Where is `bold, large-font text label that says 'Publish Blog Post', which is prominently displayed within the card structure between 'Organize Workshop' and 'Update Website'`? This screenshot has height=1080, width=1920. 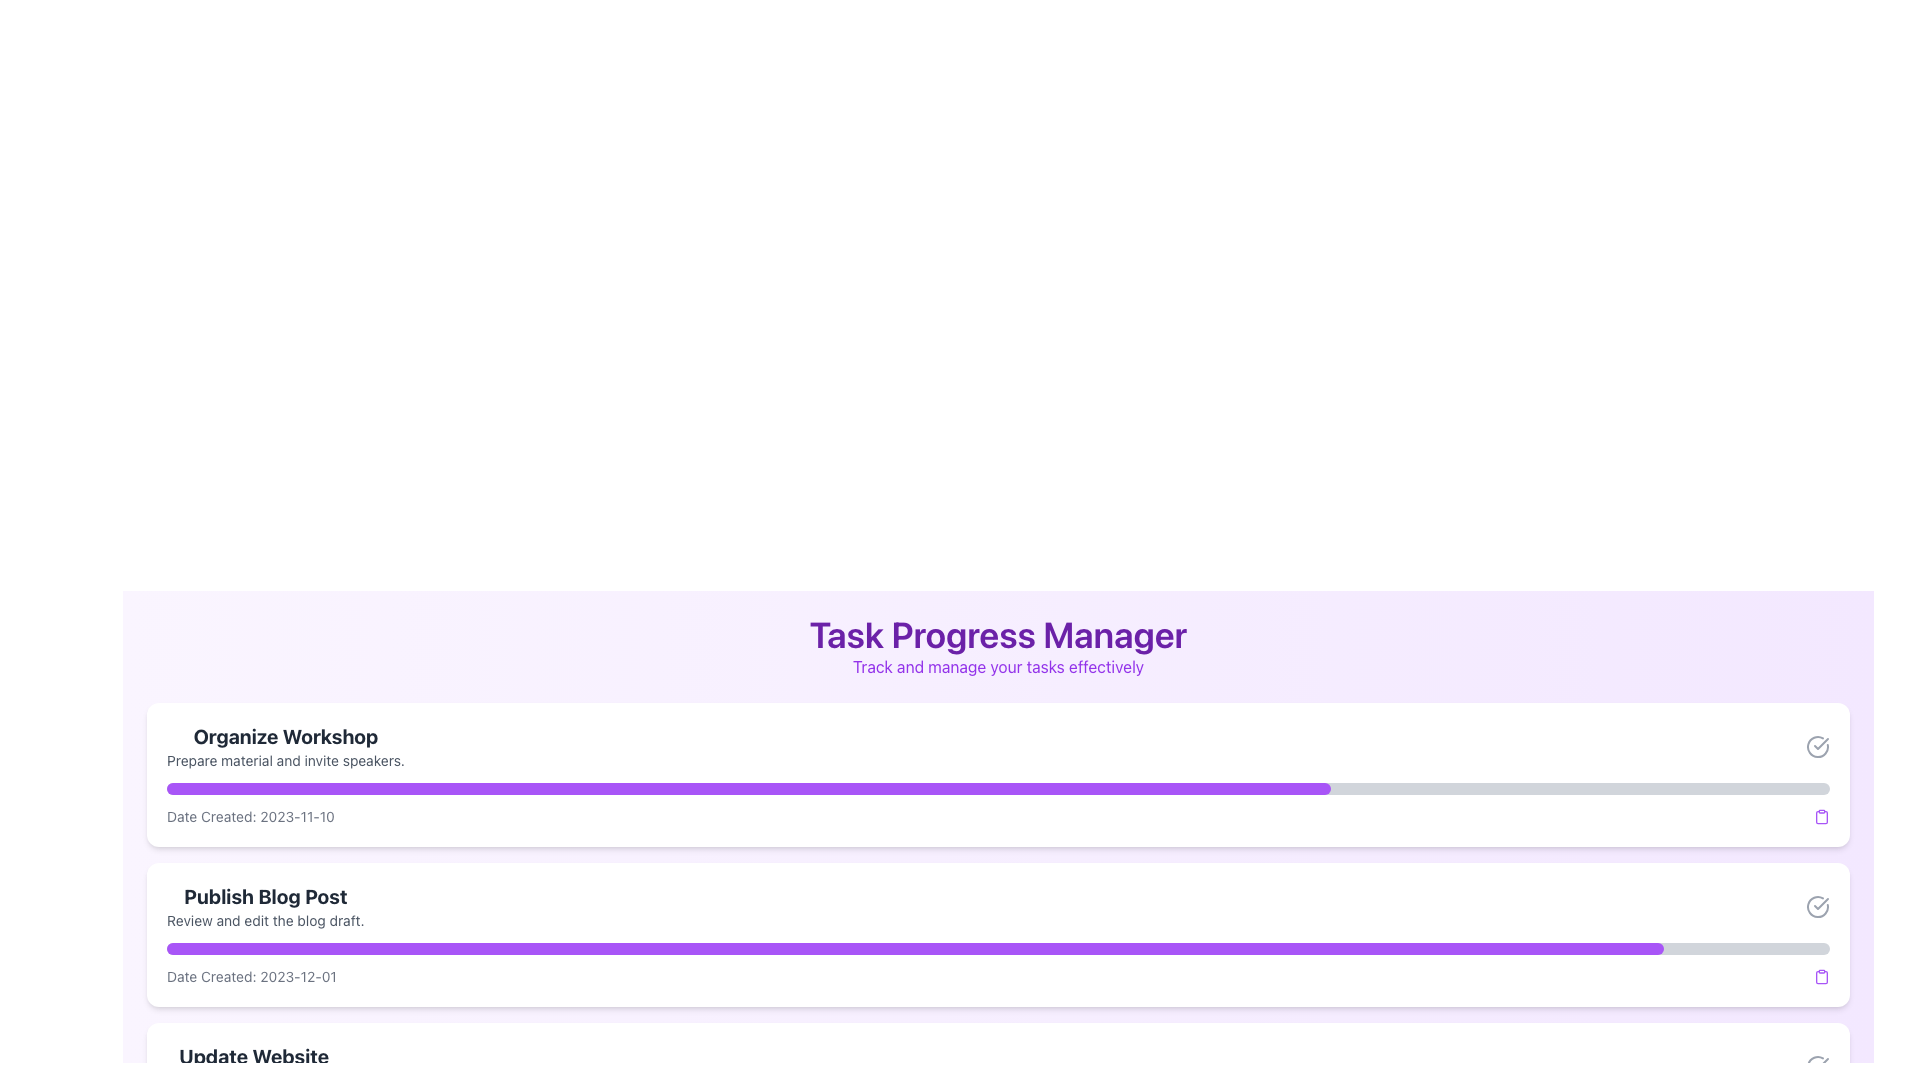 bold, large-font text label that says 'Publish Blog Post', which is prominently displayed within the card structure between 'Organize Workshop' and 'Update Website' is located at coordinates (264, 896).